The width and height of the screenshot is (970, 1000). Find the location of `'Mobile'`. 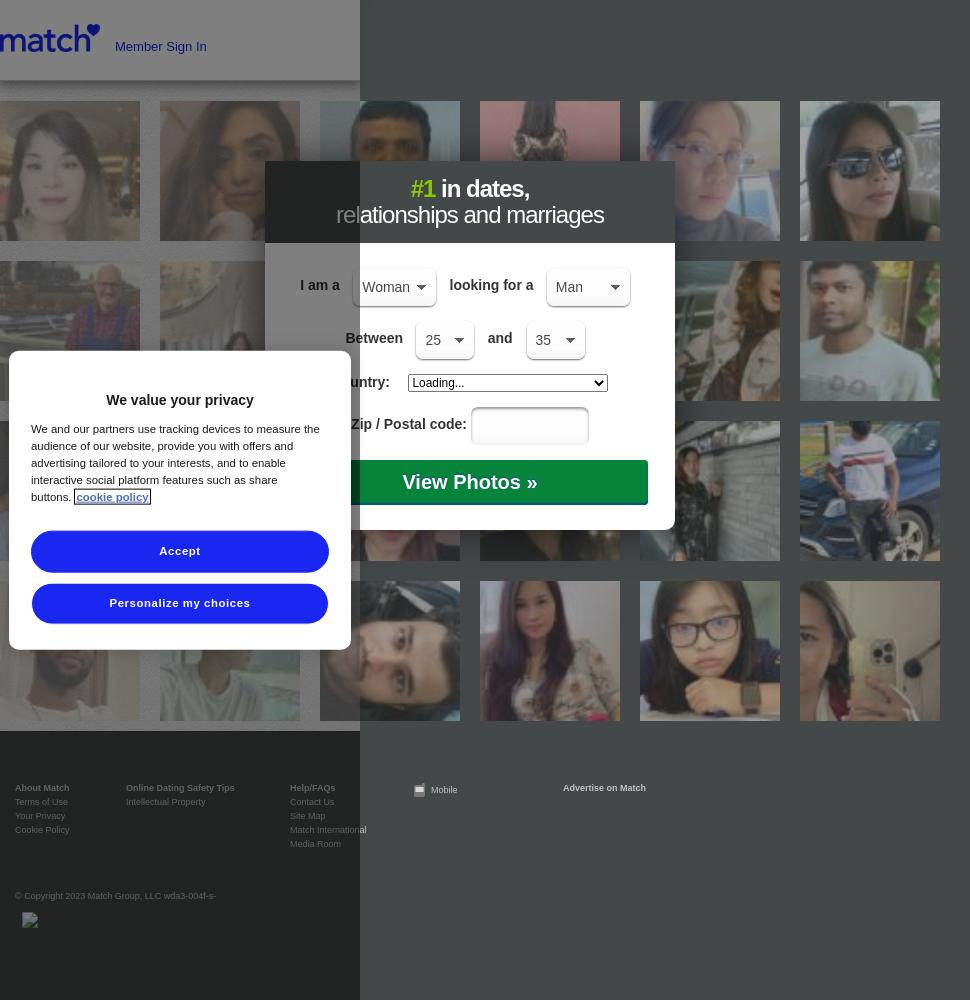

'Mobile' is located at coordinates (442, 790).